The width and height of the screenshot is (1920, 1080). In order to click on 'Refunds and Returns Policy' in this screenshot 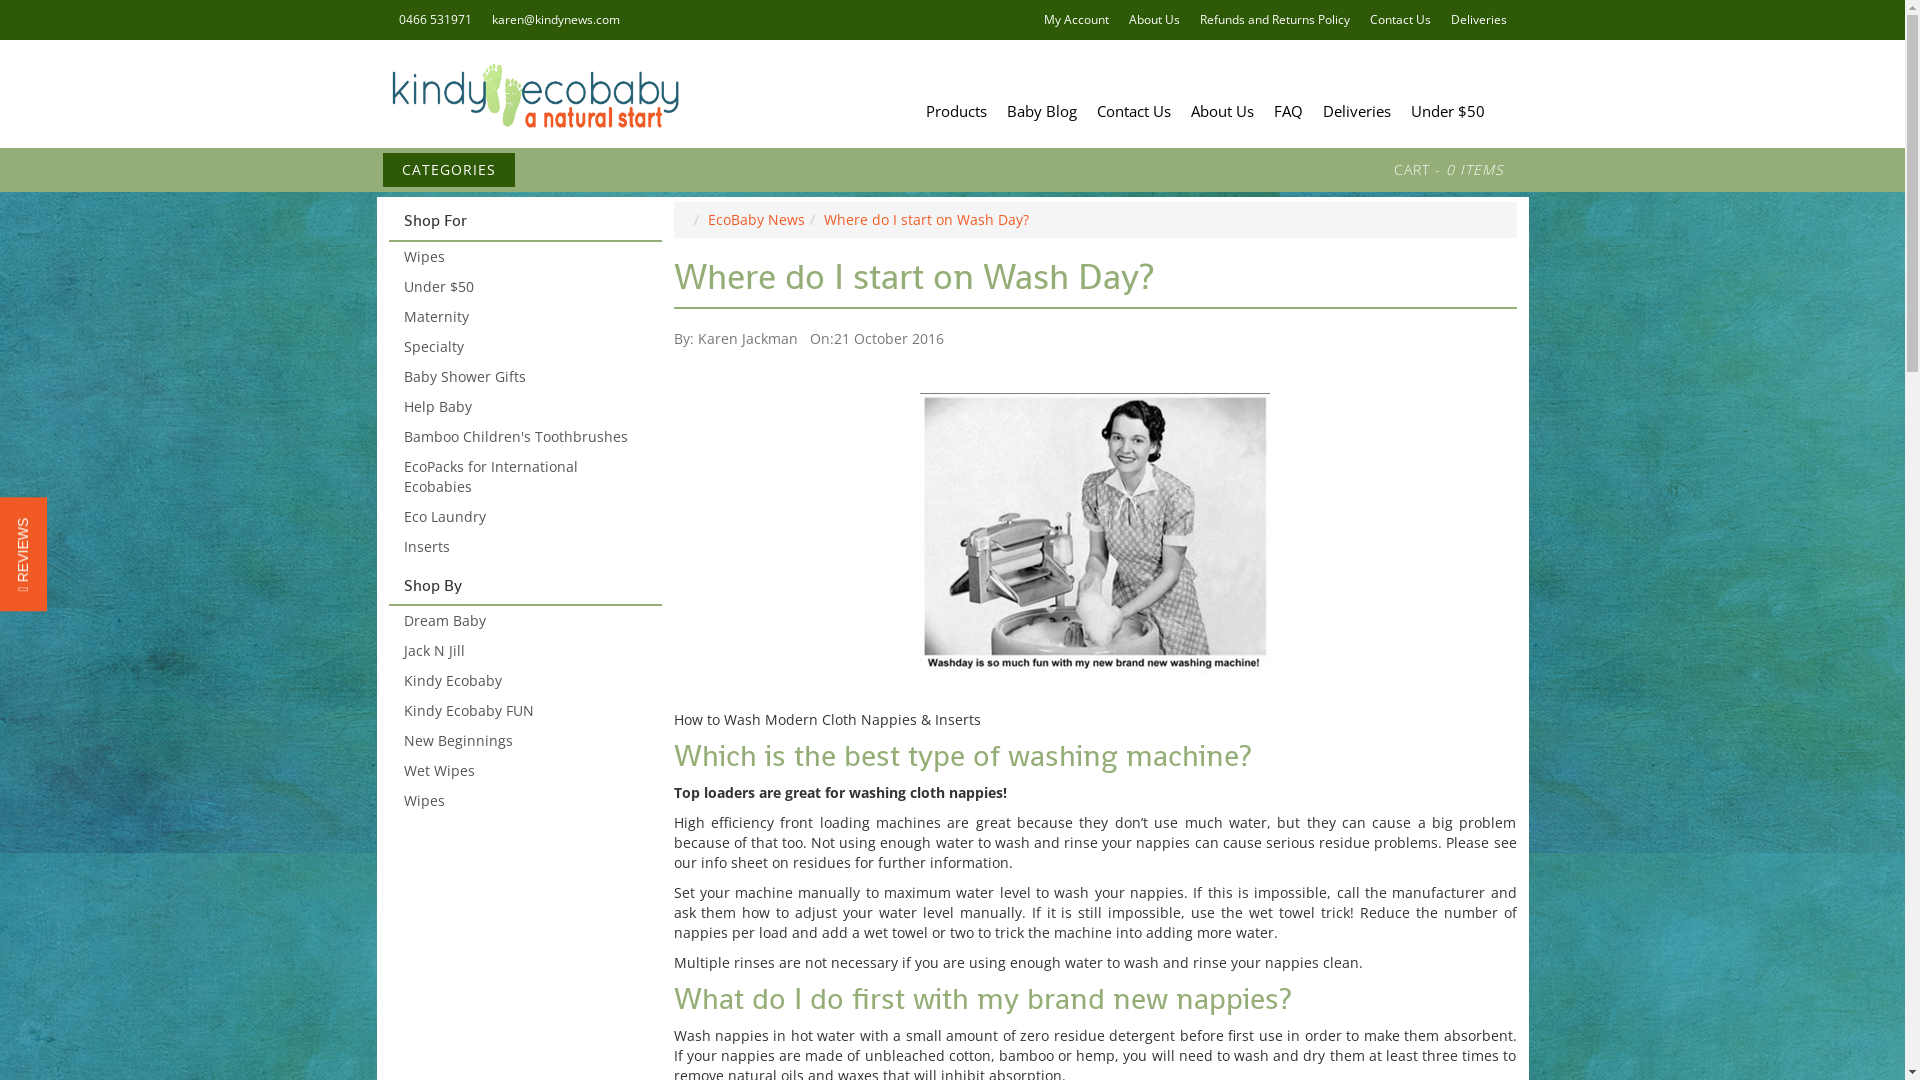, I will do `click(1274, 19)`.